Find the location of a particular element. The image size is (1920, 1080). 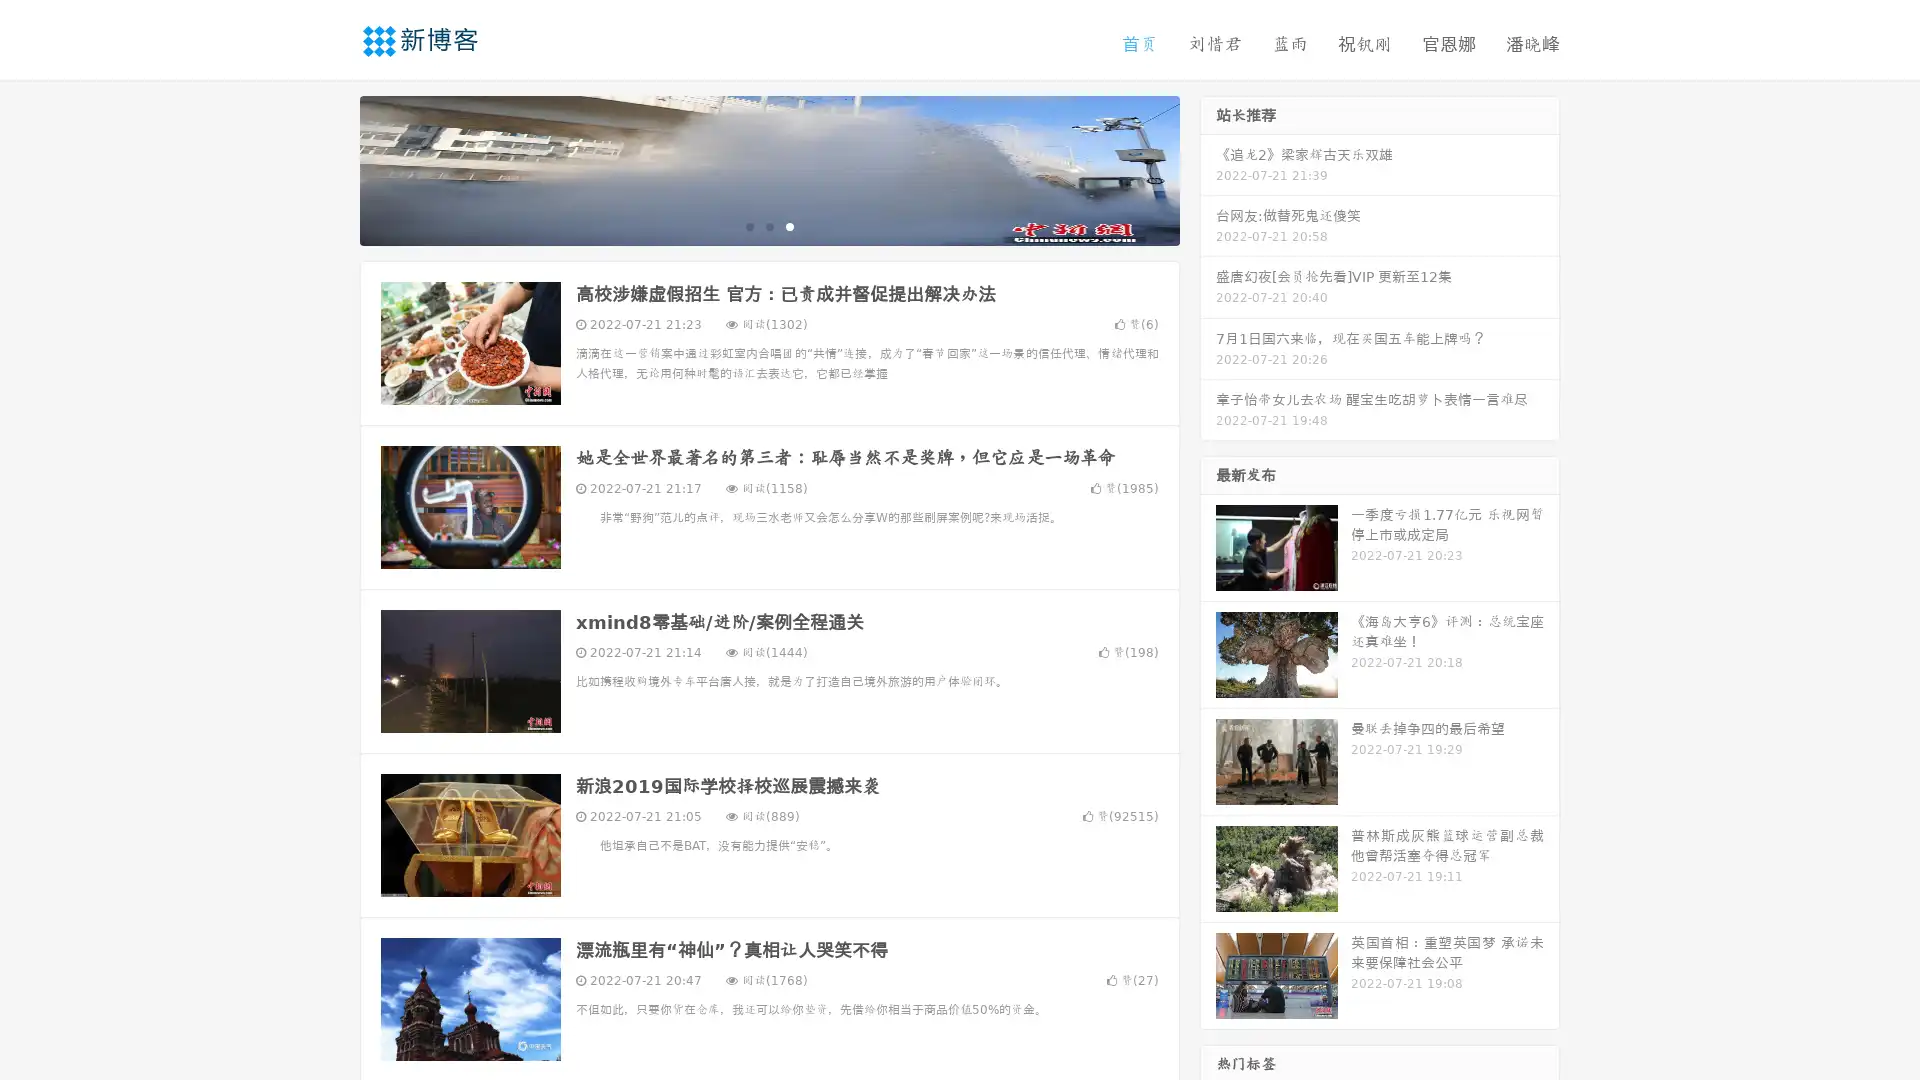

Go to slide 1 is located at coordinates (748, 225).